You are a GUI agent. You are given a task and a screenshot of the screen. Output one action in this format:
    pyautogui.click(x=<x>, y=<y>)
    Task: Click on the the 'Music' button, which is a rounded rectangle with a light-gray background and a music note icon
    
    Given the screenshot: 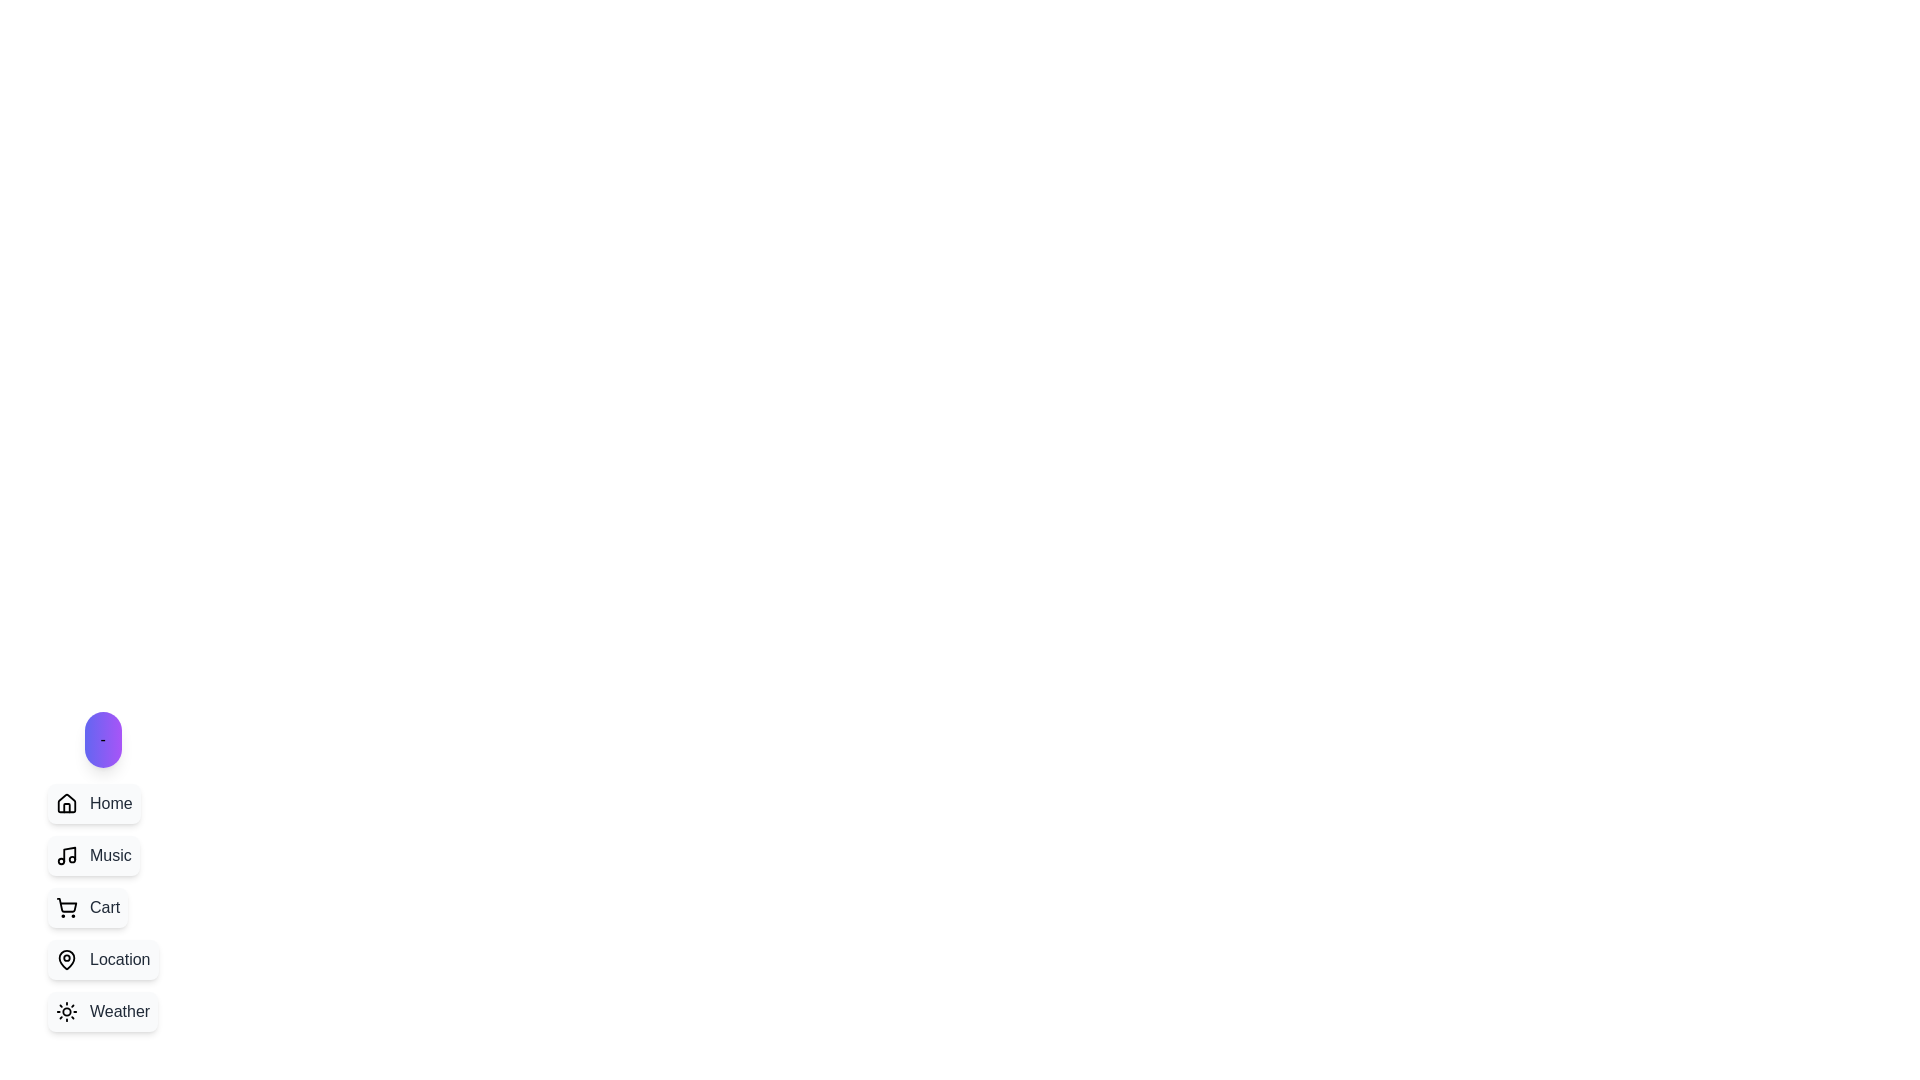 What is the action you would take?
    pyautogui.click(x=92, y=855)
    